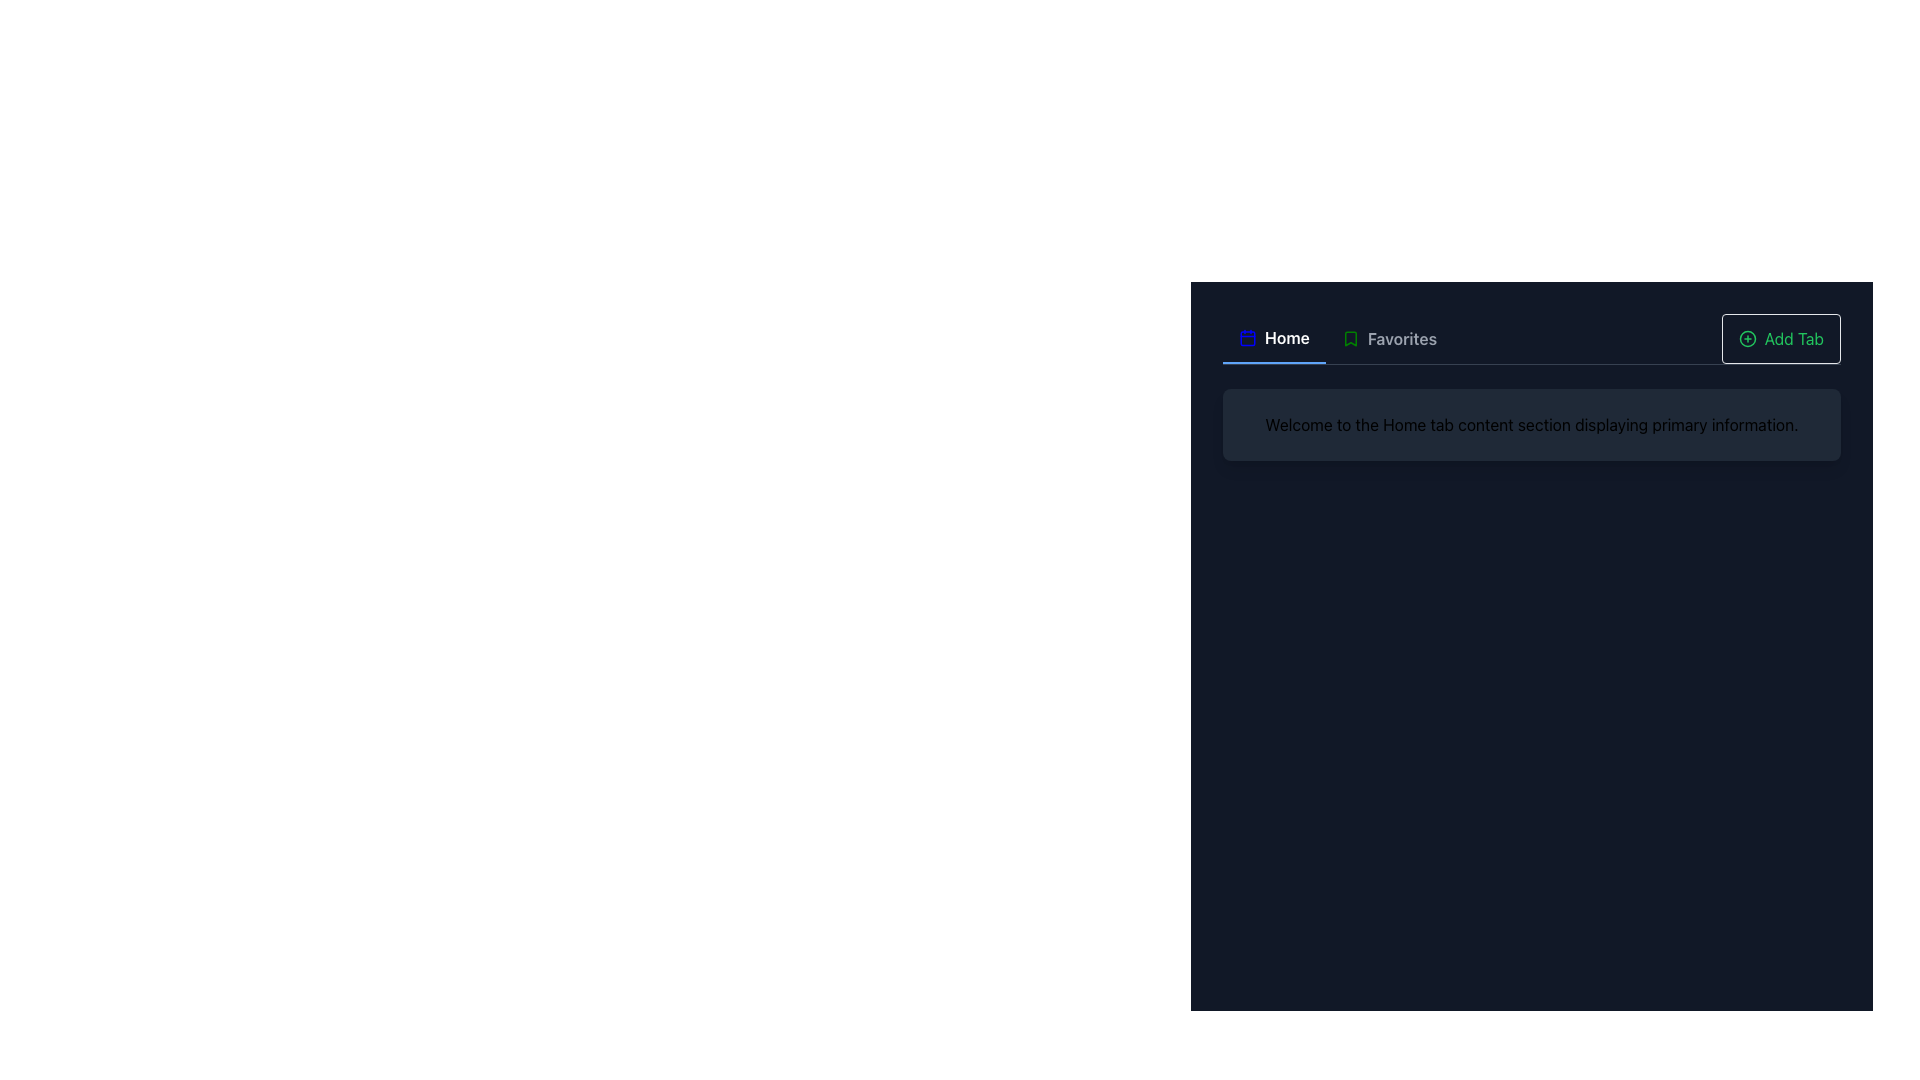 The height and width of the screenshot is (1080, 1920). What do you see at coordinates (1273, 338) in the screenshot?
I see `the leftmost navigation button labeled 'Home' in the top navigation bar` at bounding box center [1273, 338].